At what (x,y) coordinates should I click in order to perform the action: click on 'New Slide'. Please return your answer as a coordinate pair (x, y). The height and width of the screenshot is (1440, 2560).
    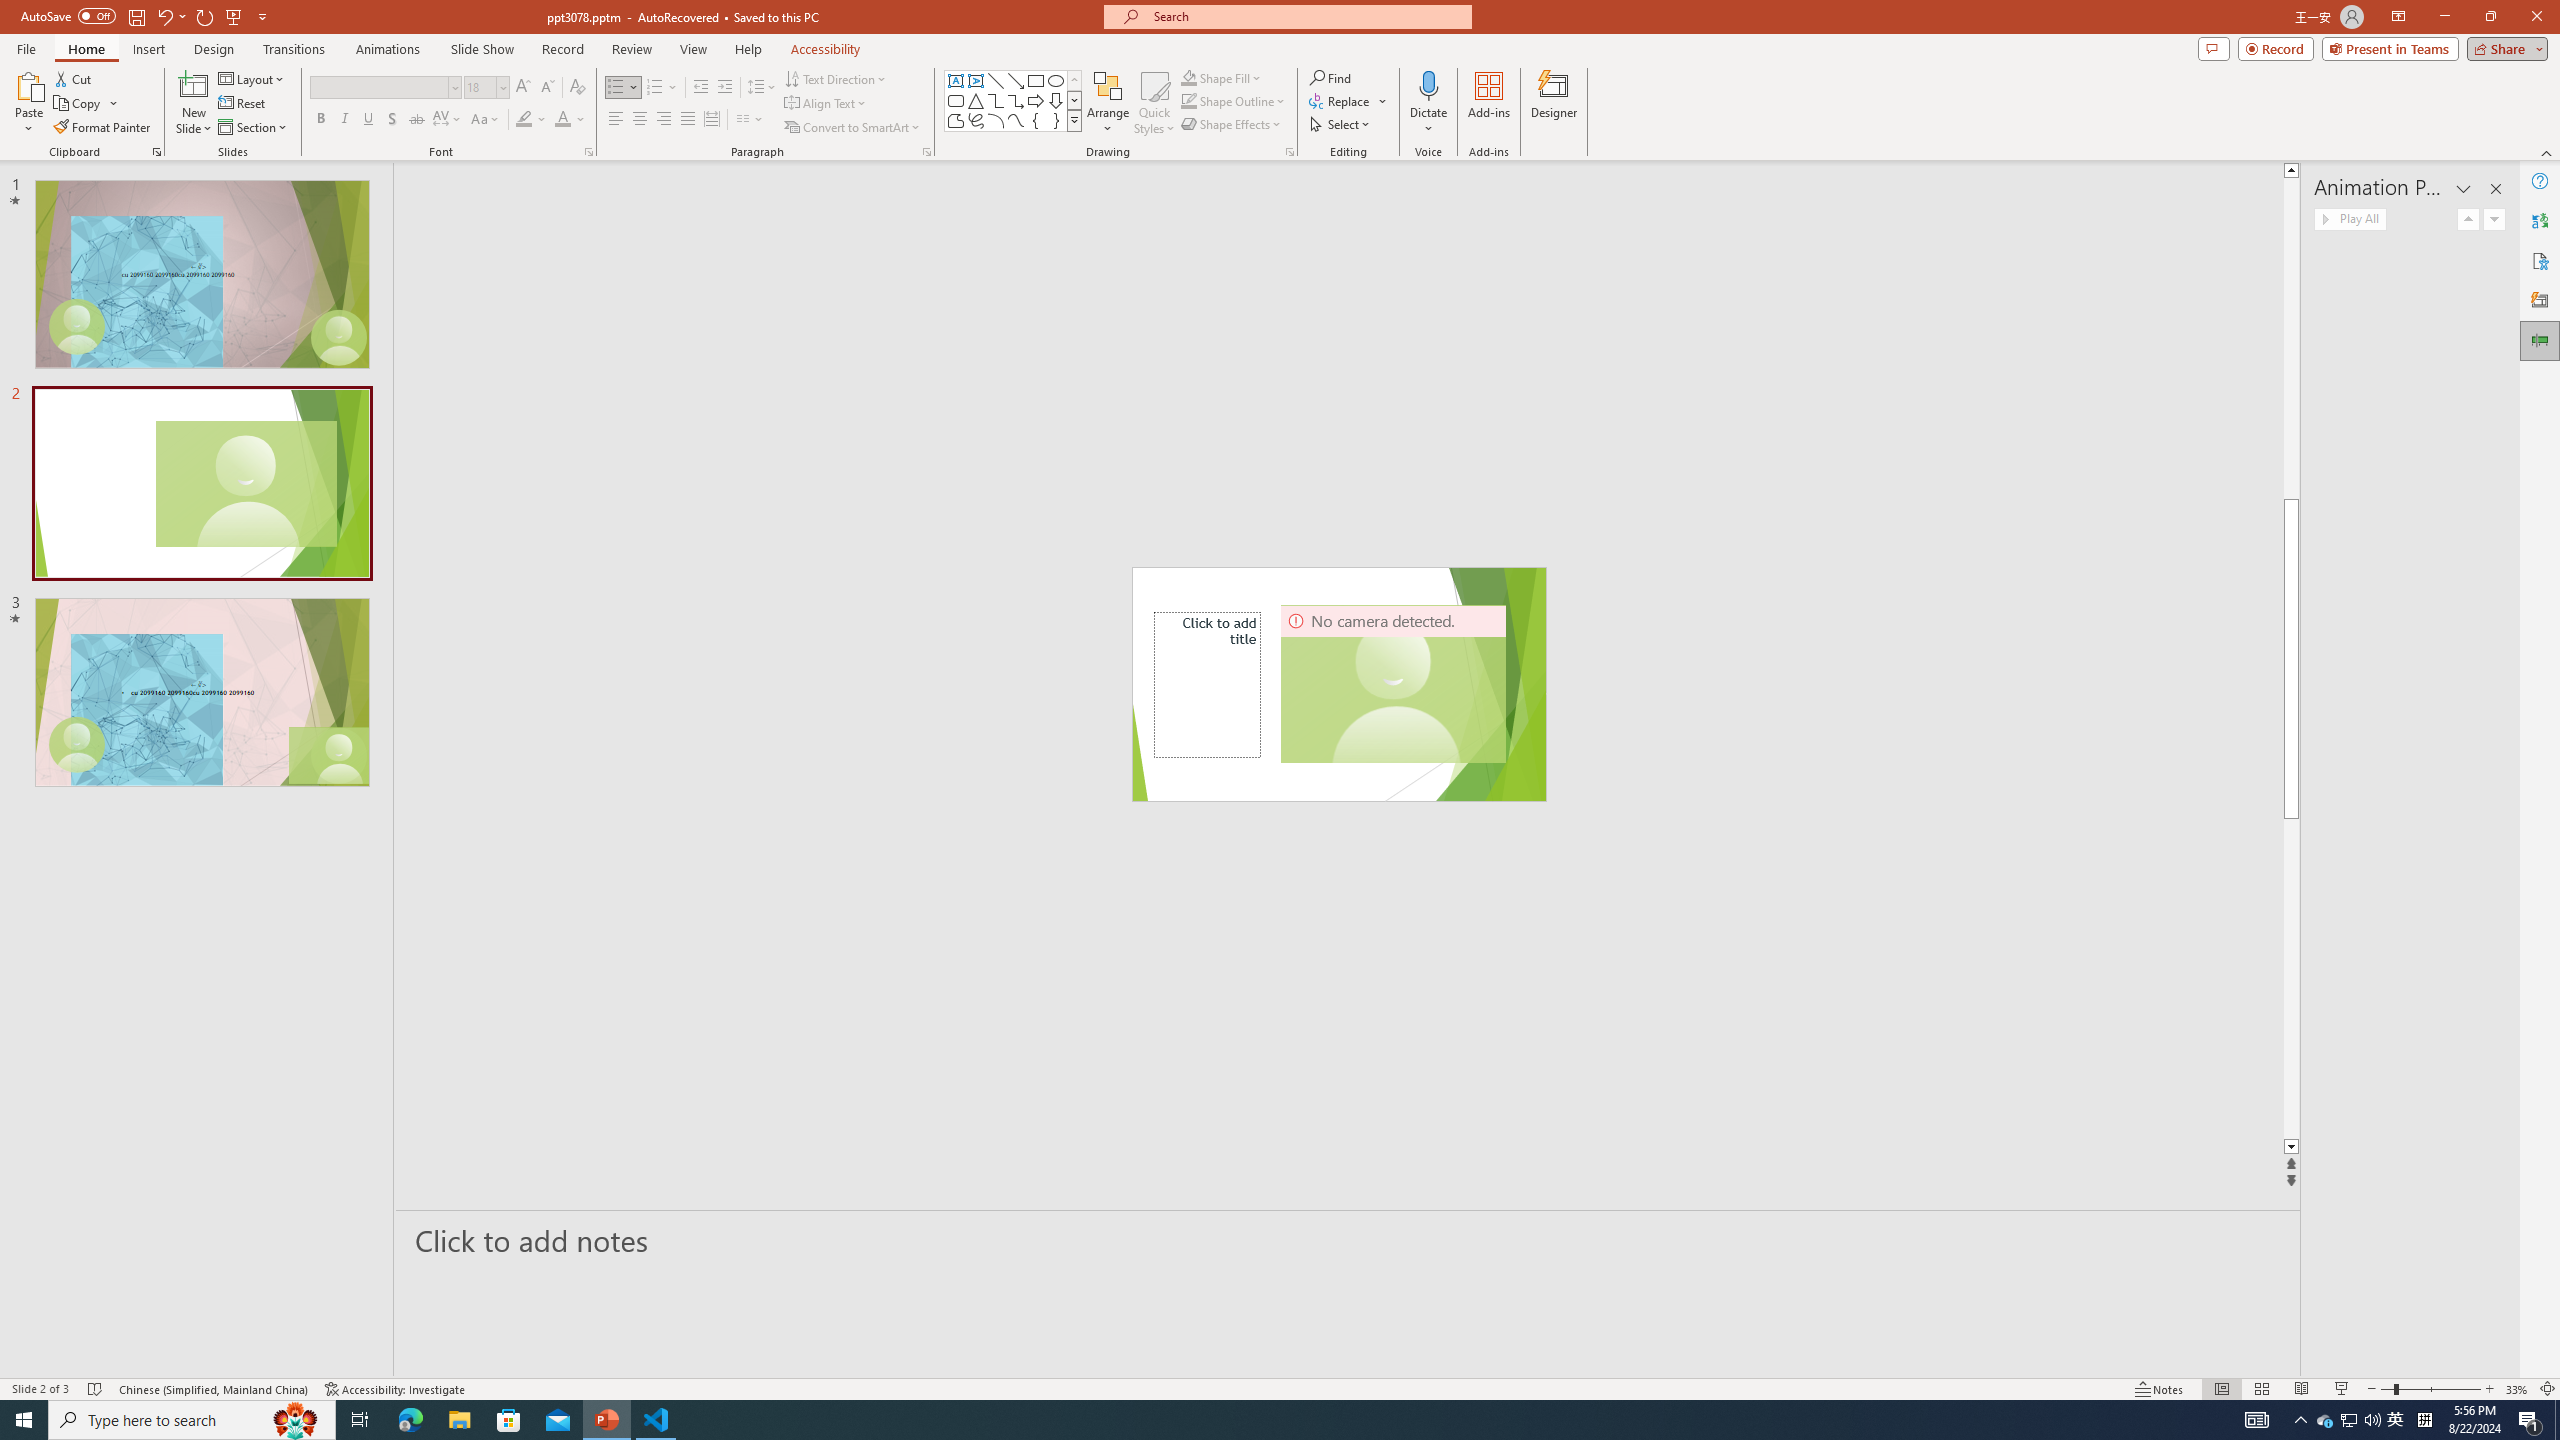
    Looking at the image, I should click on (193, 84).